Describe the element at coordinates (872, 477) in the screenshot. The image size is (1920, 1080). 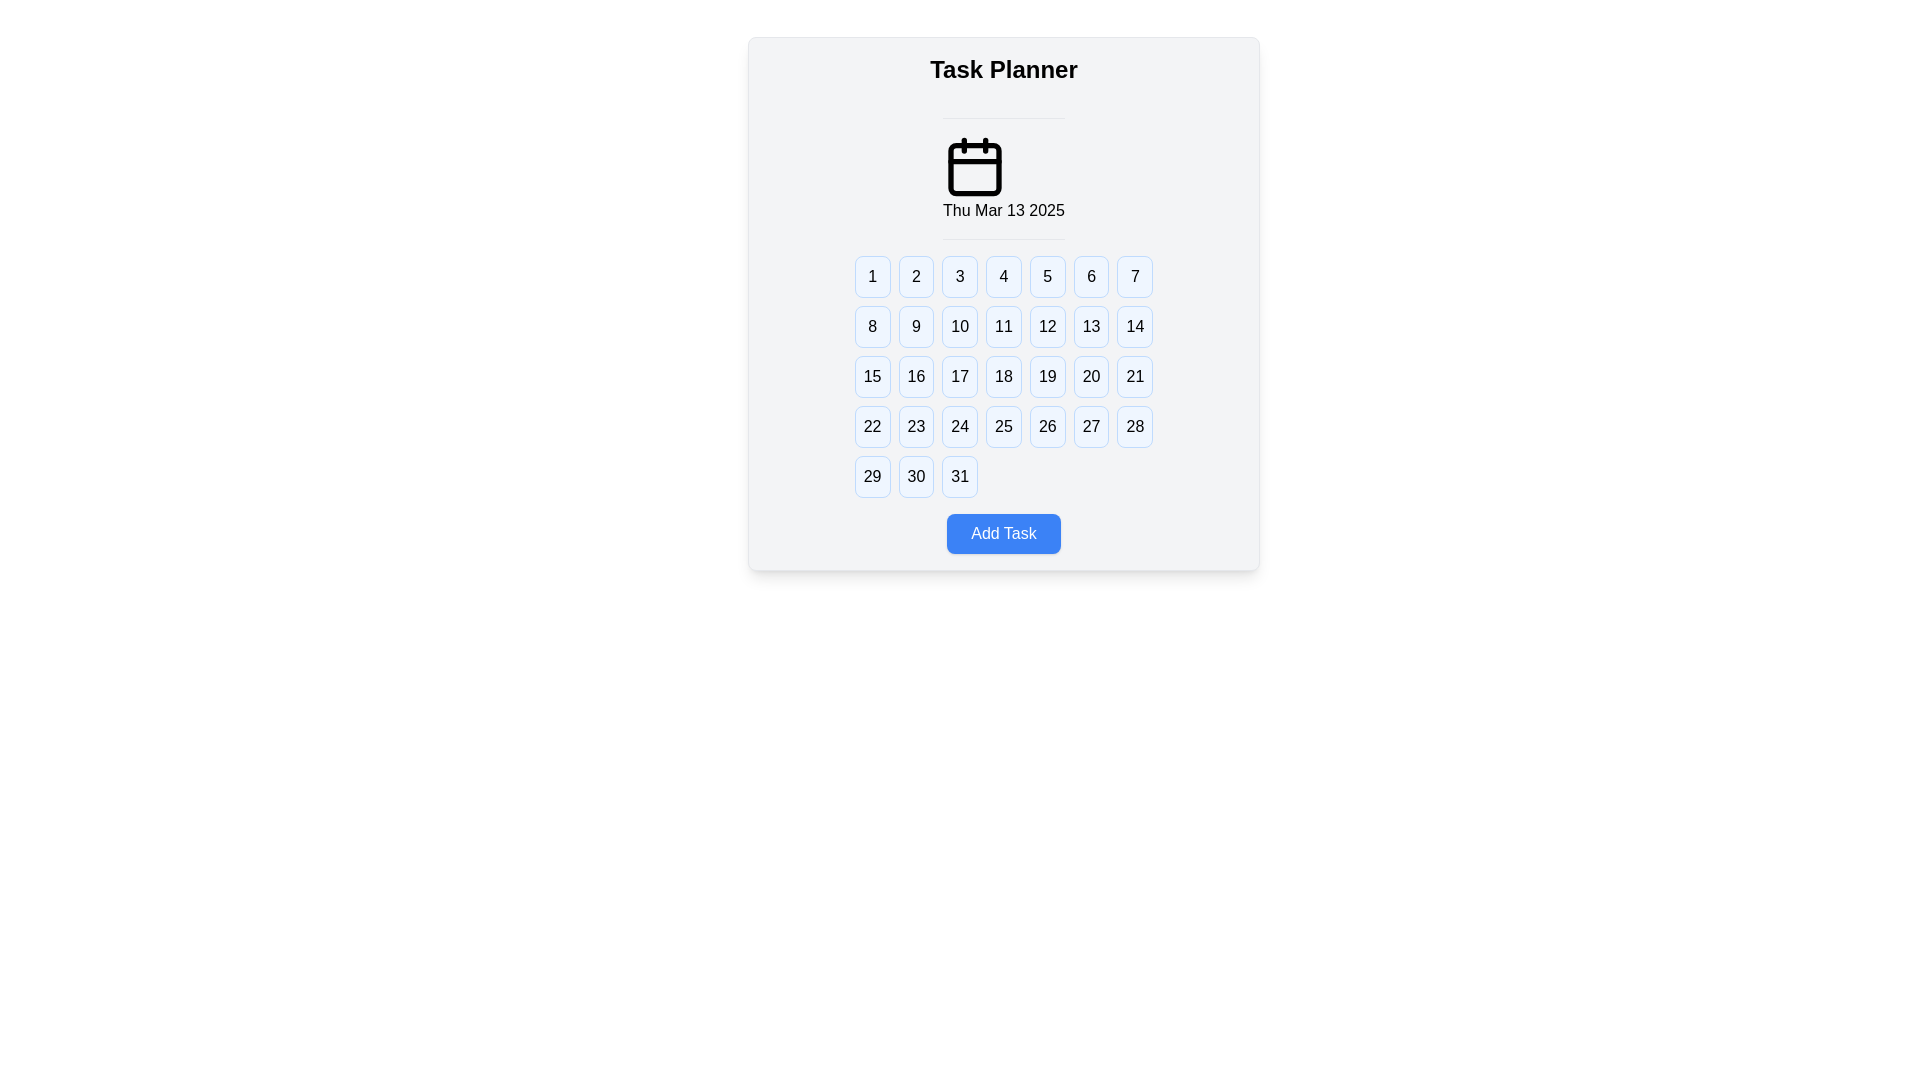
I see `the Calendar Day Button which has a light blue background, rounded edges, and contains the number '29' in black at its center` at that location.